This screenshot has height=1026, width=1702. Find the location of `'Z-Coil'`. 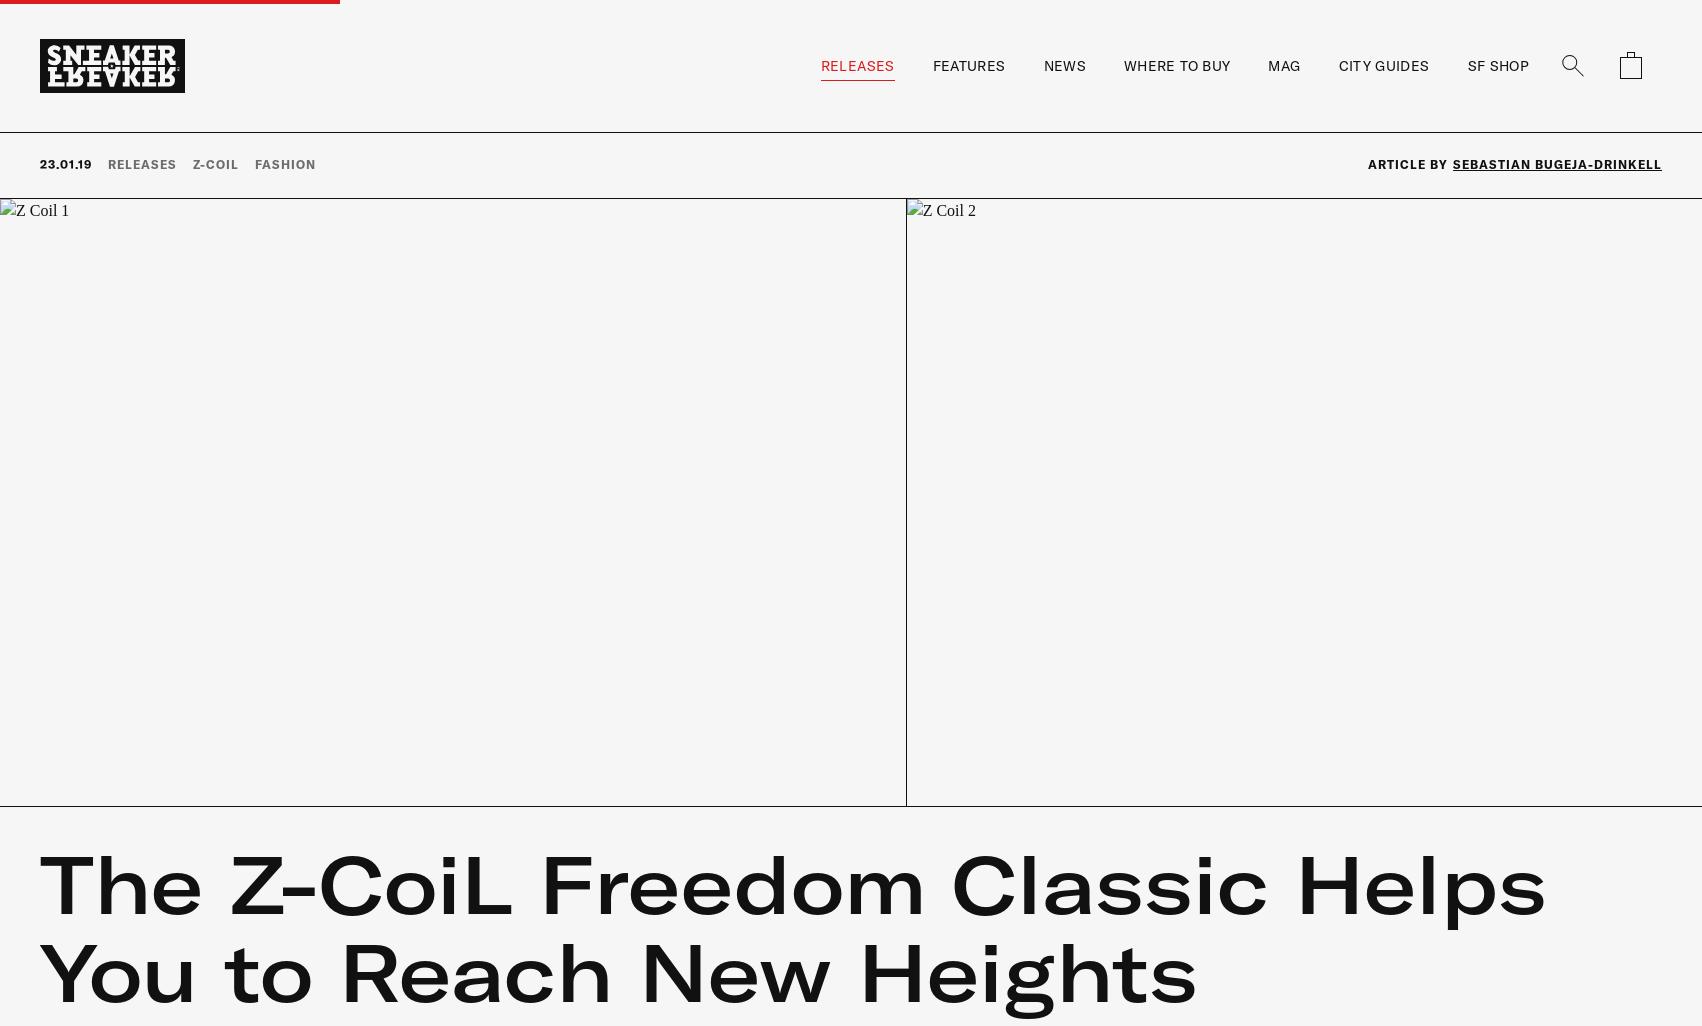

'Z-Coil' is located at coordinates (213, 162).